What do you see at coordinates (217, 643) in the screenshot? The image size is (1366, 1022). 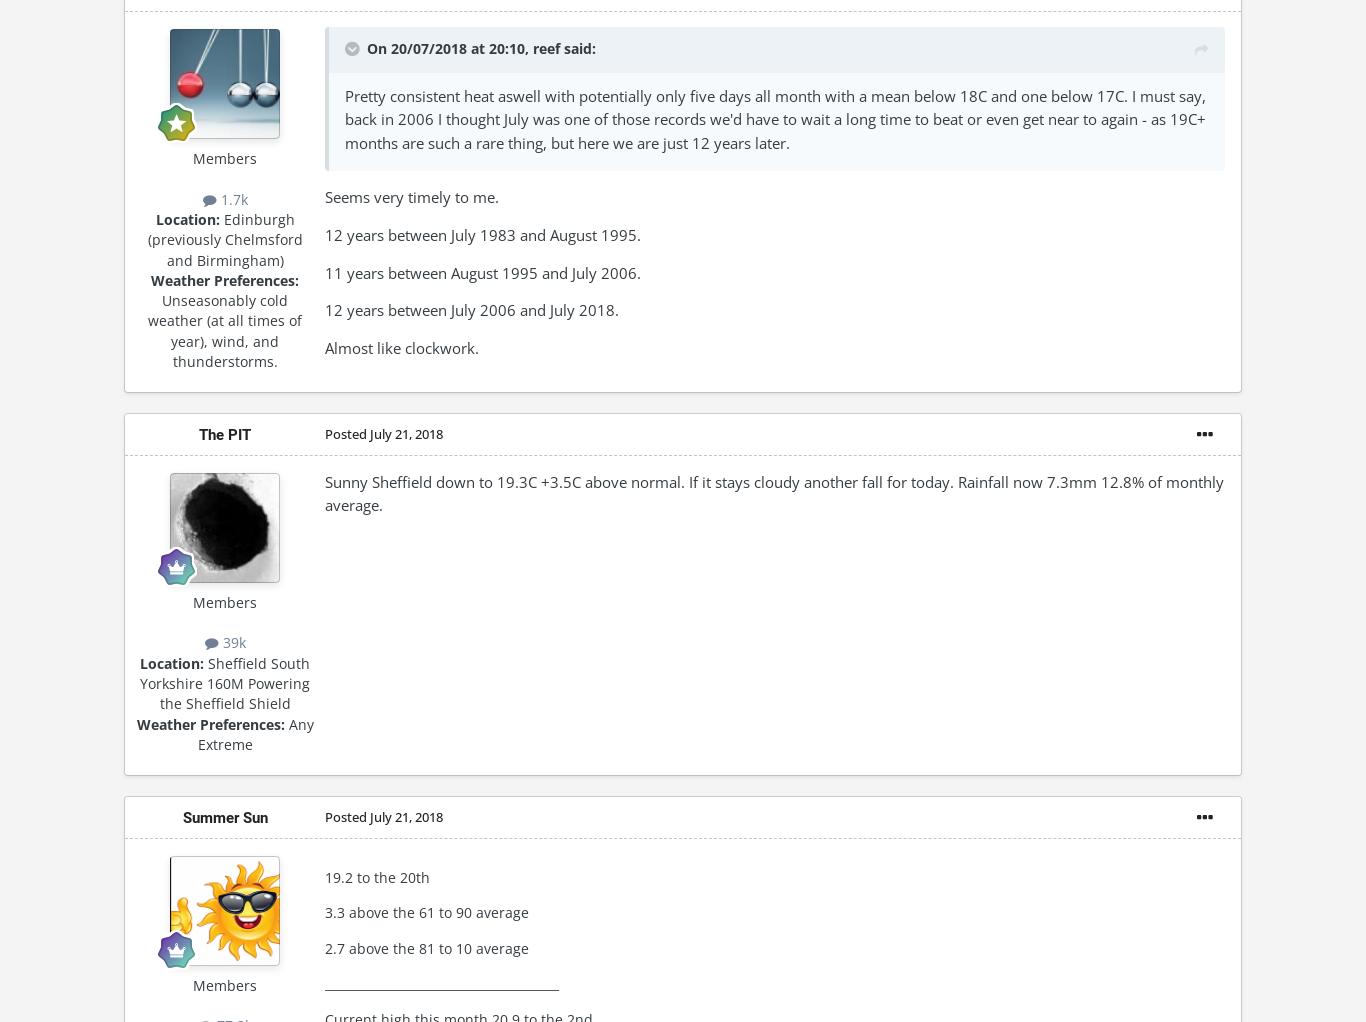 I see `'39k'` at bounding box center [217, 643].